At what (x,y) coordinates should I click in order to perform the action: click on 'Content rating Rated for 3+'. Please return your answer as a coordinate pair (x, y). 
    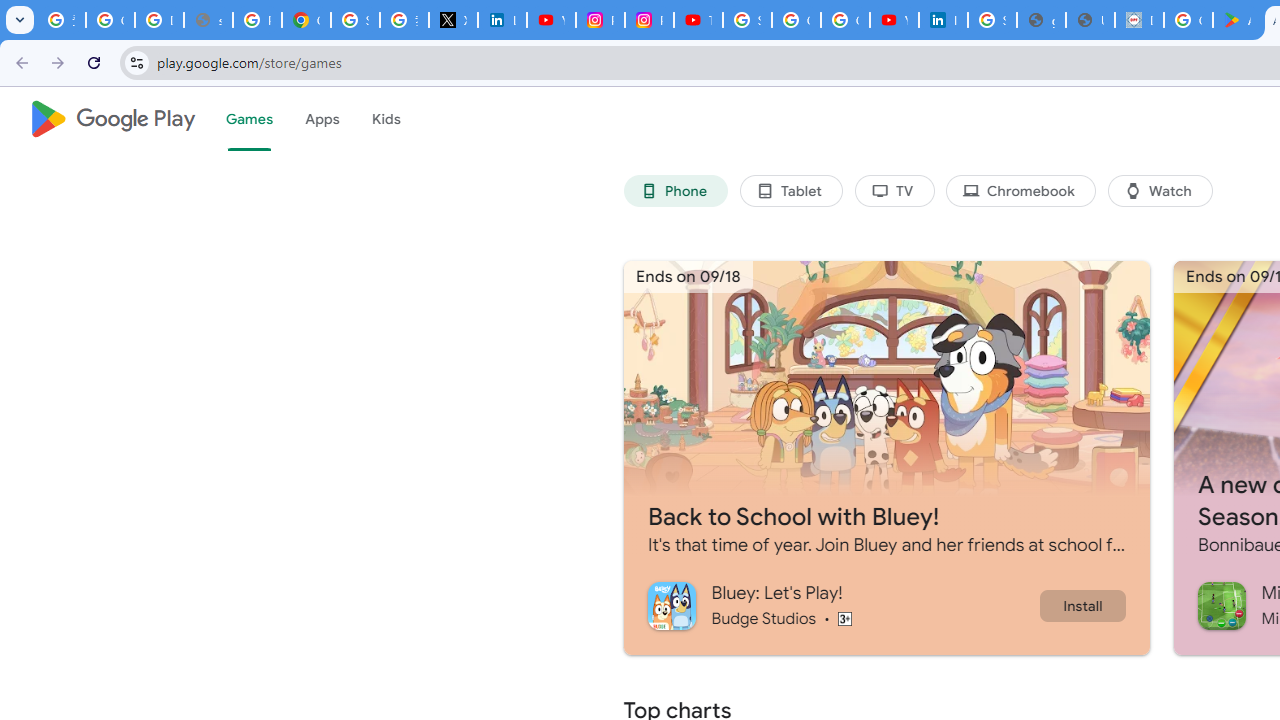
    Looking at the image, I should click on (844, 617).